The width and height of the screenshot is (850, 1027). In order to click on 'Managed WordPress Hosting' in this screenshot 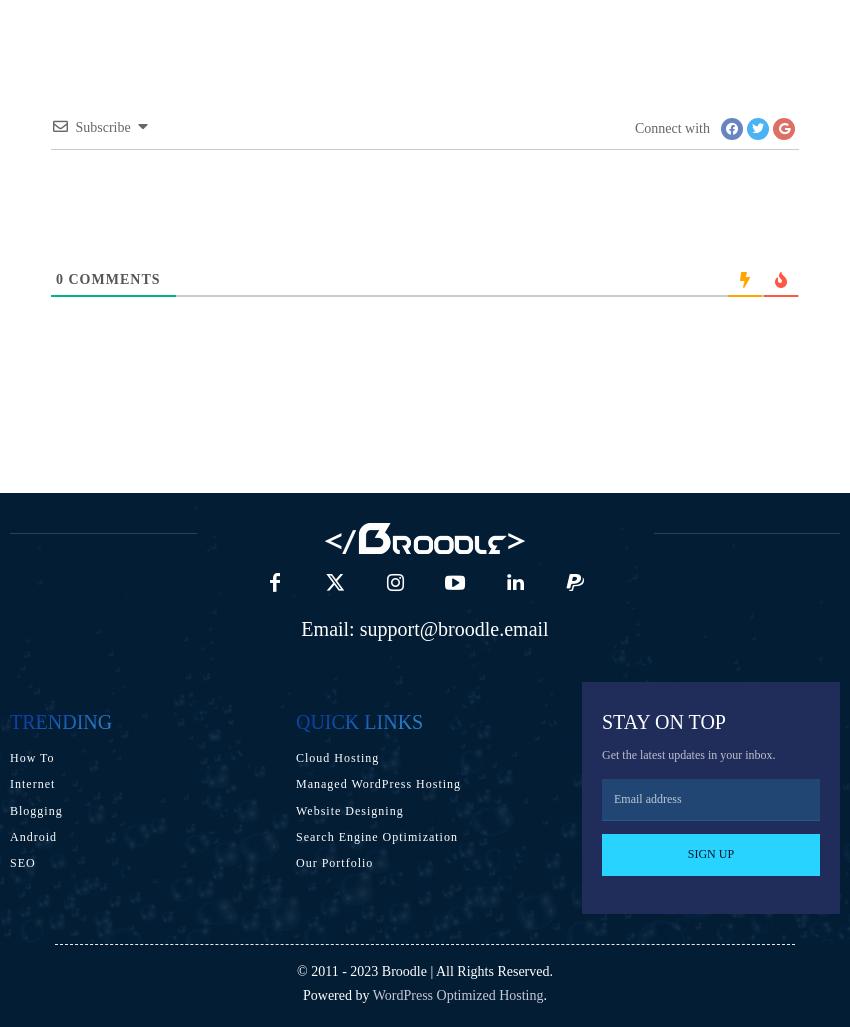, I will do `click(376, 783)`.